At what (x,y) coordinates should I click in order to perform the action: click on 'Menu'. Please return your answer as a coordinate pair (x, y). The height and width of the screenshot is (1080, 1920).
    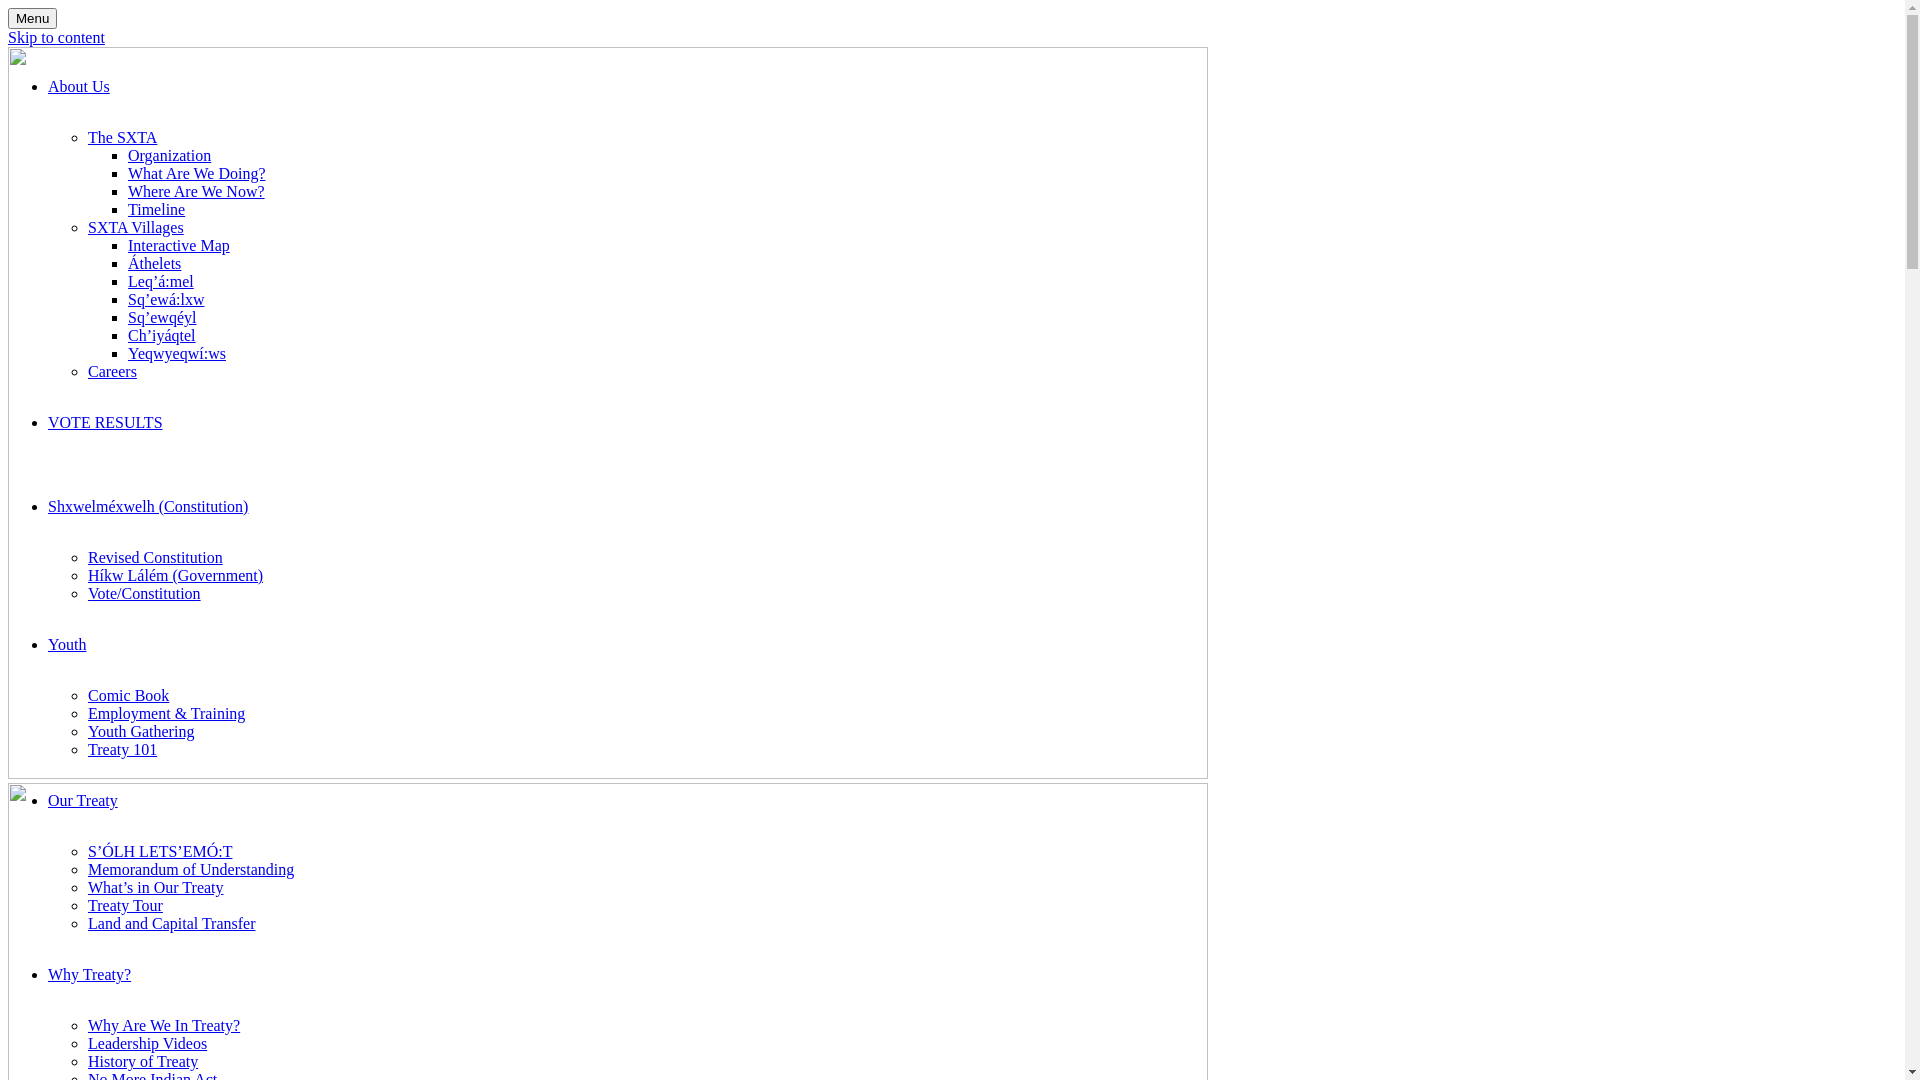
    Looking at the image, I should click on (32, 18).